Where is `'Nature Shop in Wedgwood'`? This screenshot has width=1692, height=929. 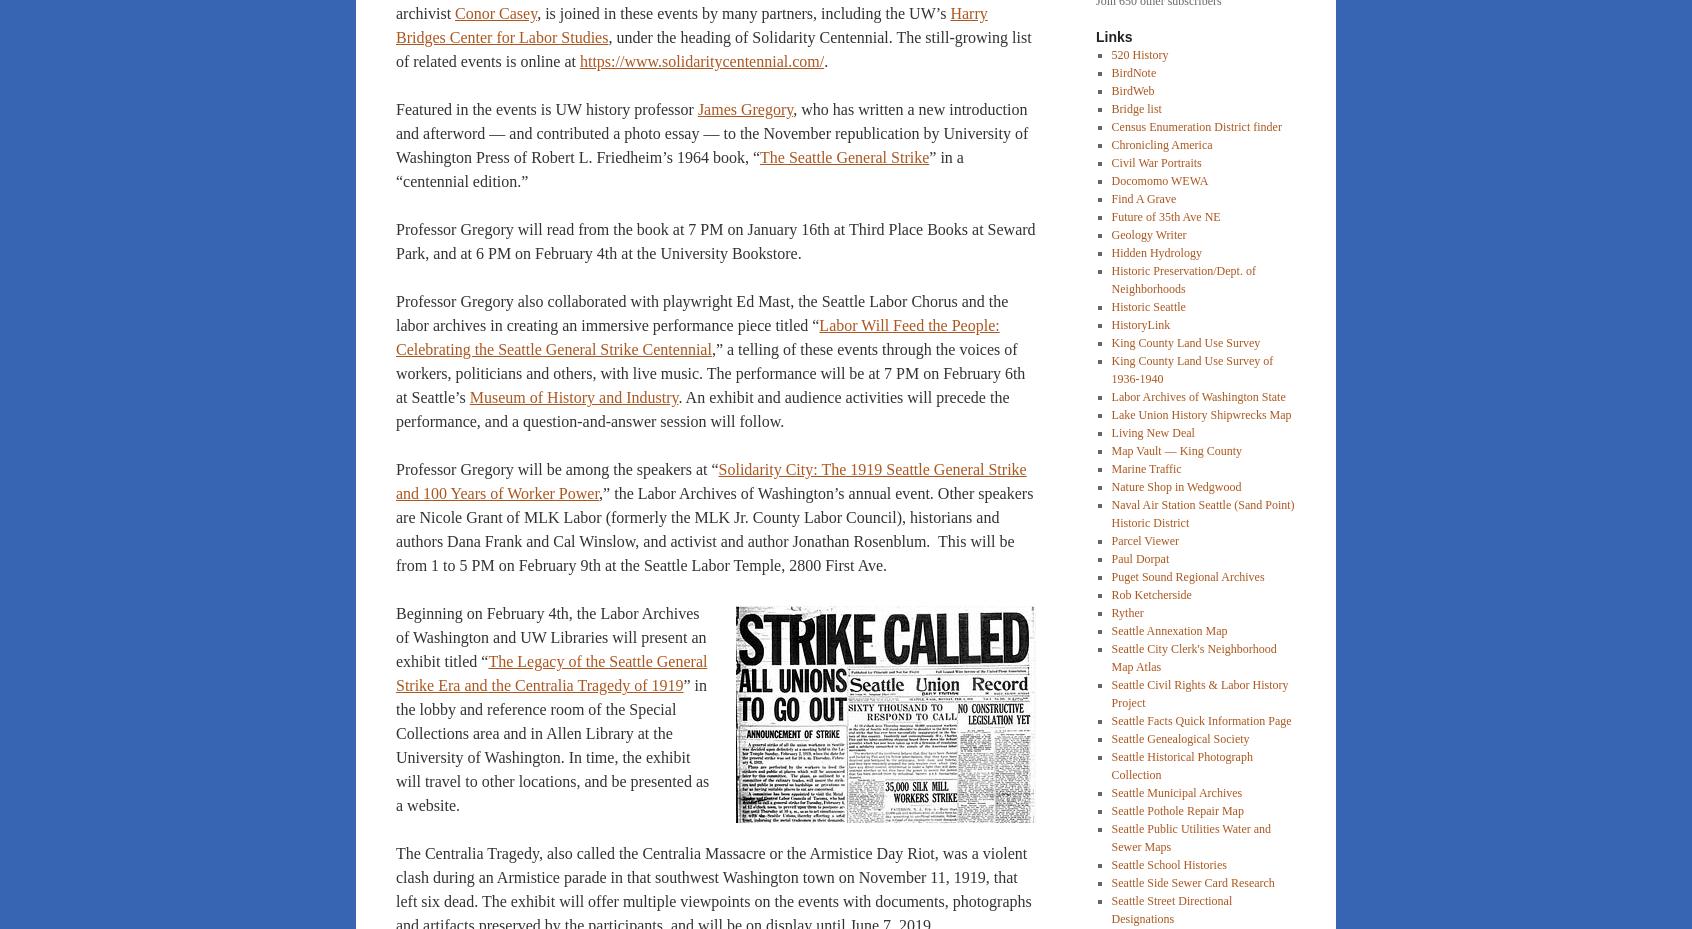
'Nature Shop in Wedgwood' is located at coordinates (1174, 486).